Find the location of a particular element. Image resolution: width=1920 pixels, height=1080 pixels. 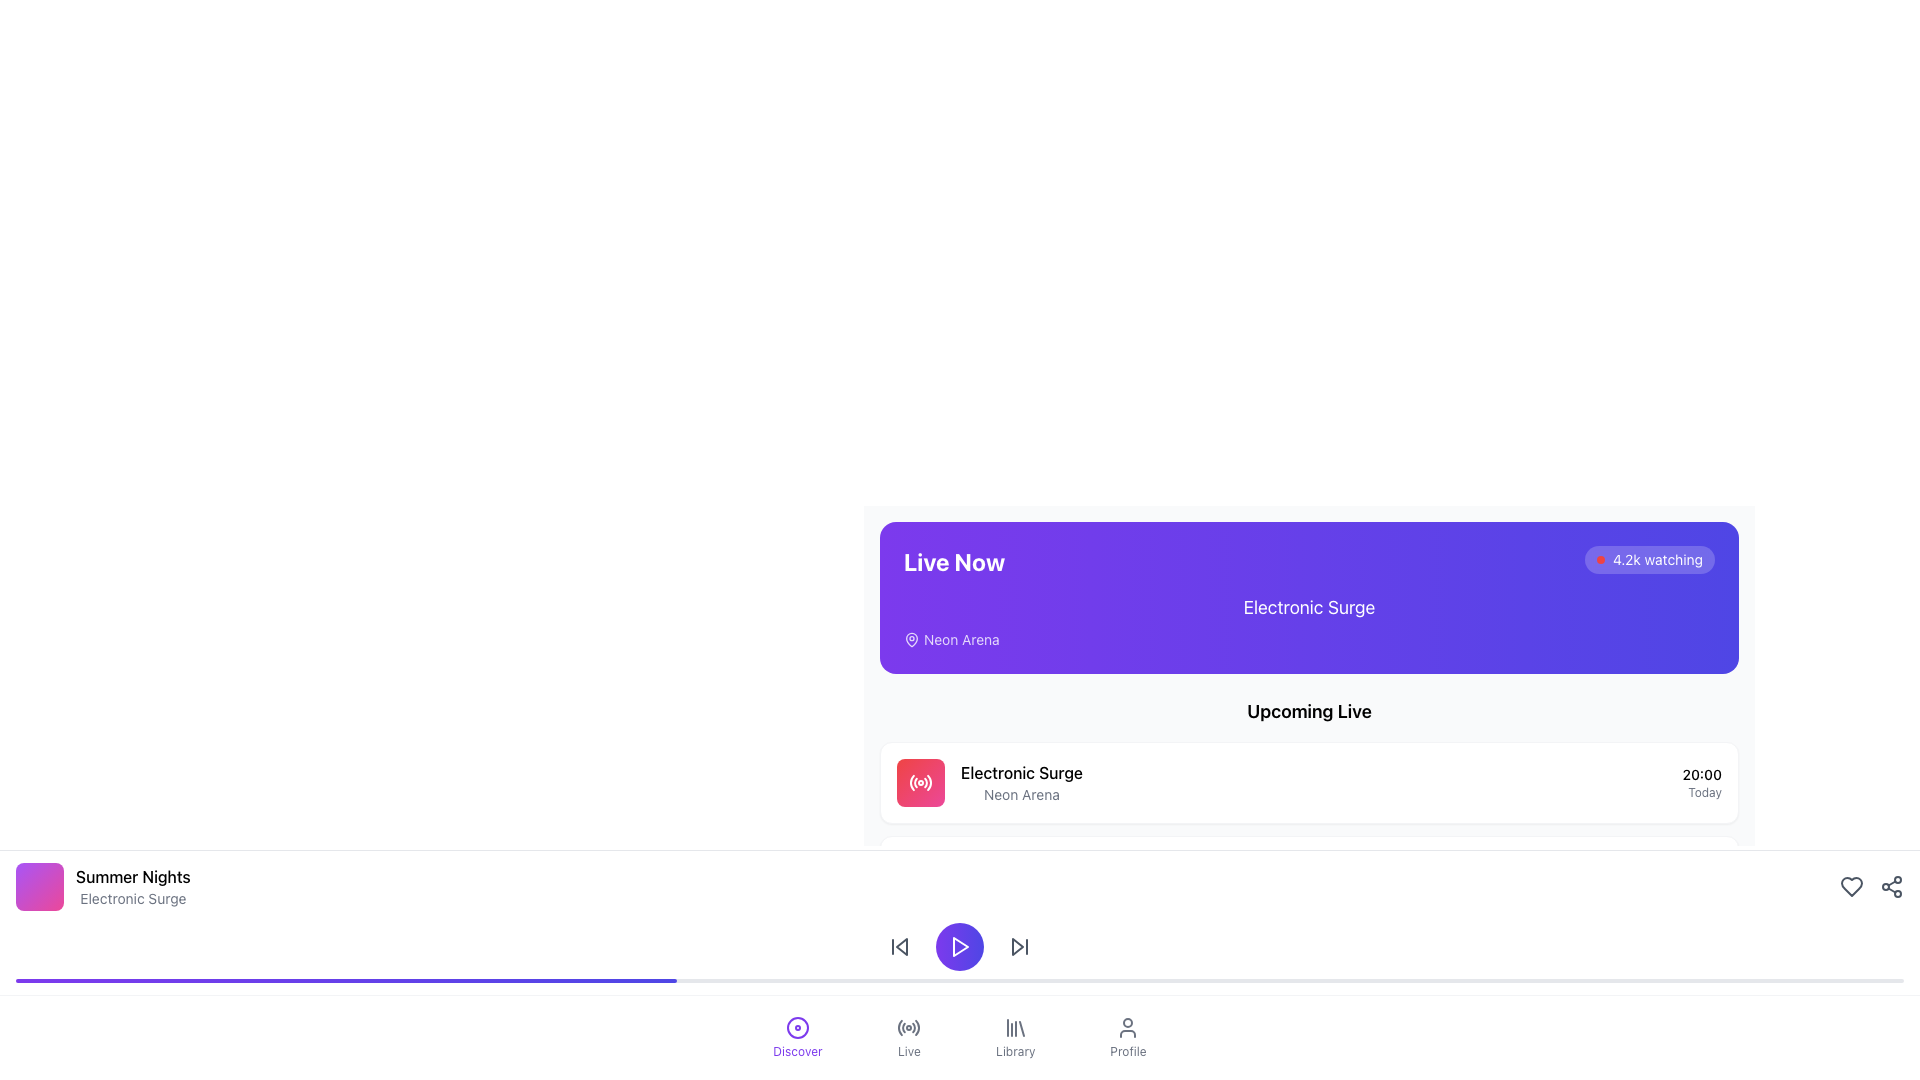

the first interactive media playback control button located to the immediate left of the circular play button is located at coordinates (899, 946).